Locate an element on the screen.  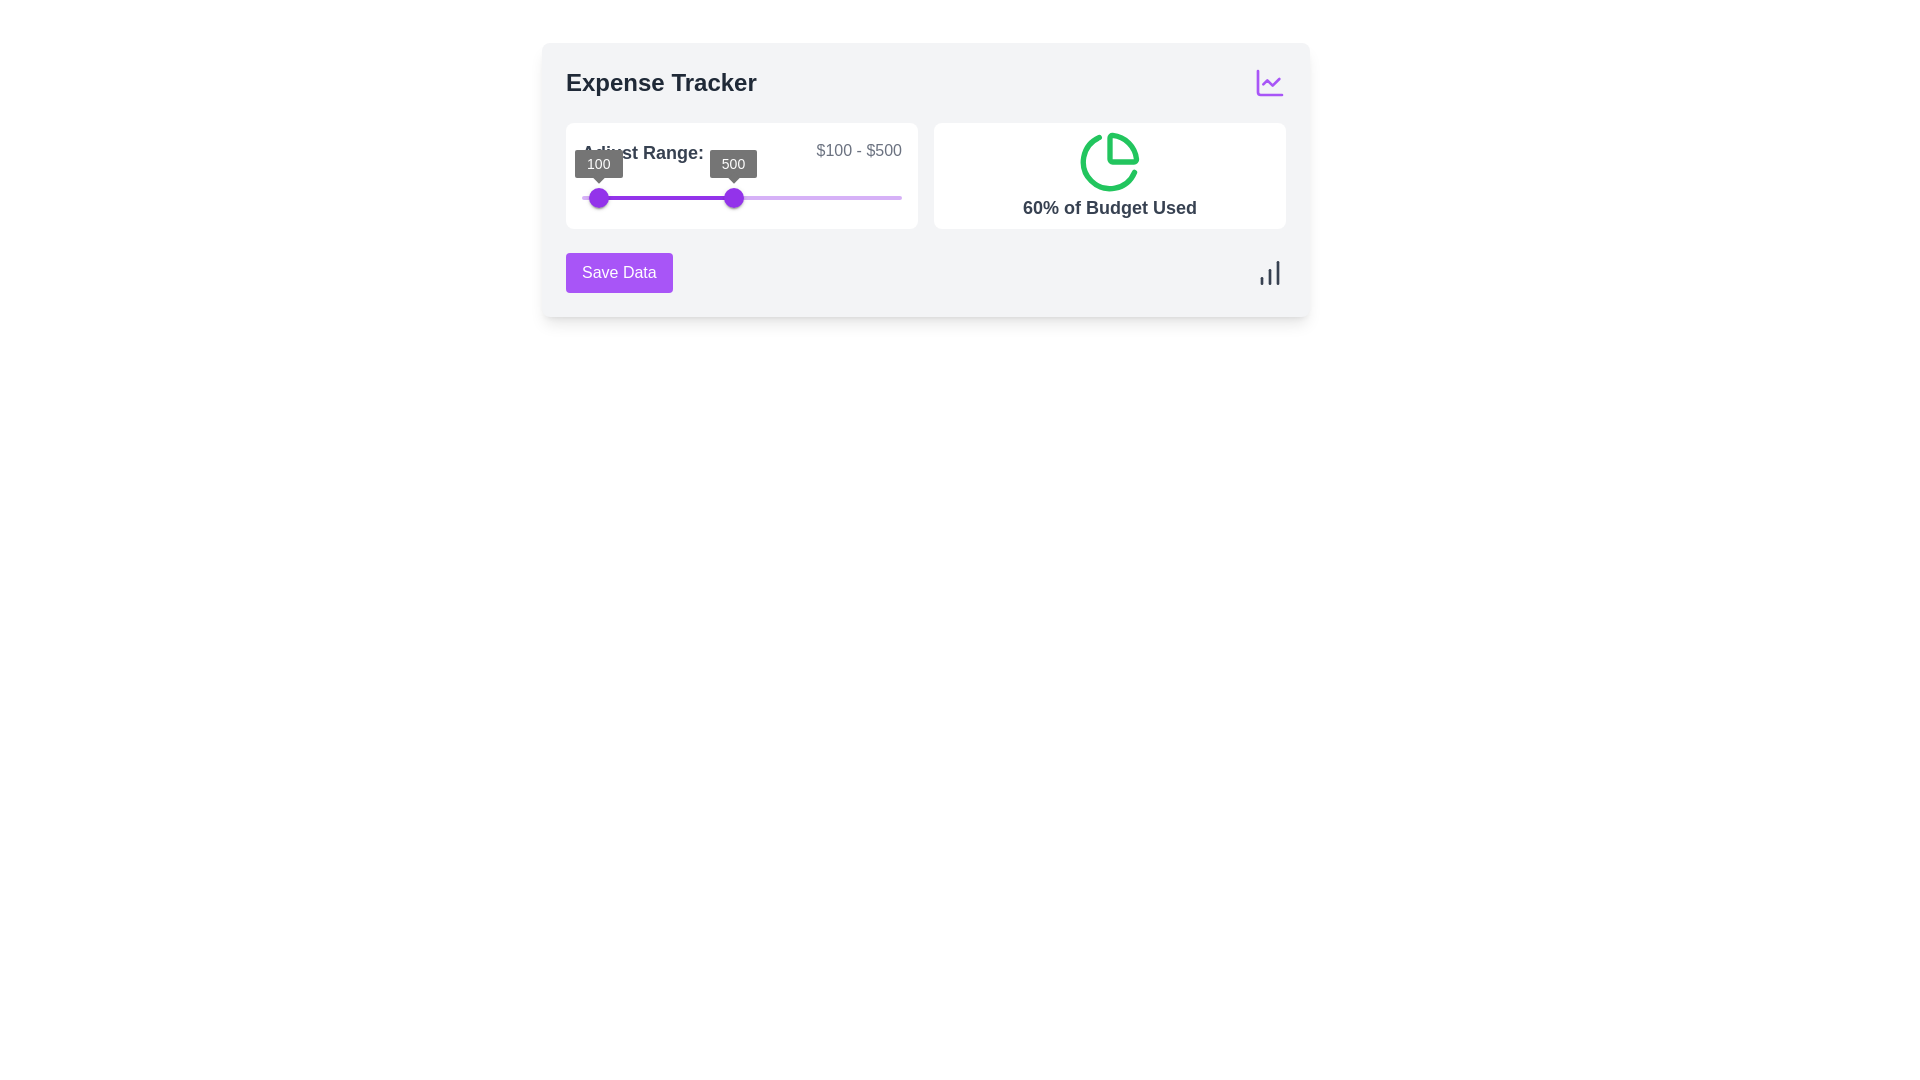
the icon located on the far right side of the 'Save Data' section is located at coordinates (1269, 273).